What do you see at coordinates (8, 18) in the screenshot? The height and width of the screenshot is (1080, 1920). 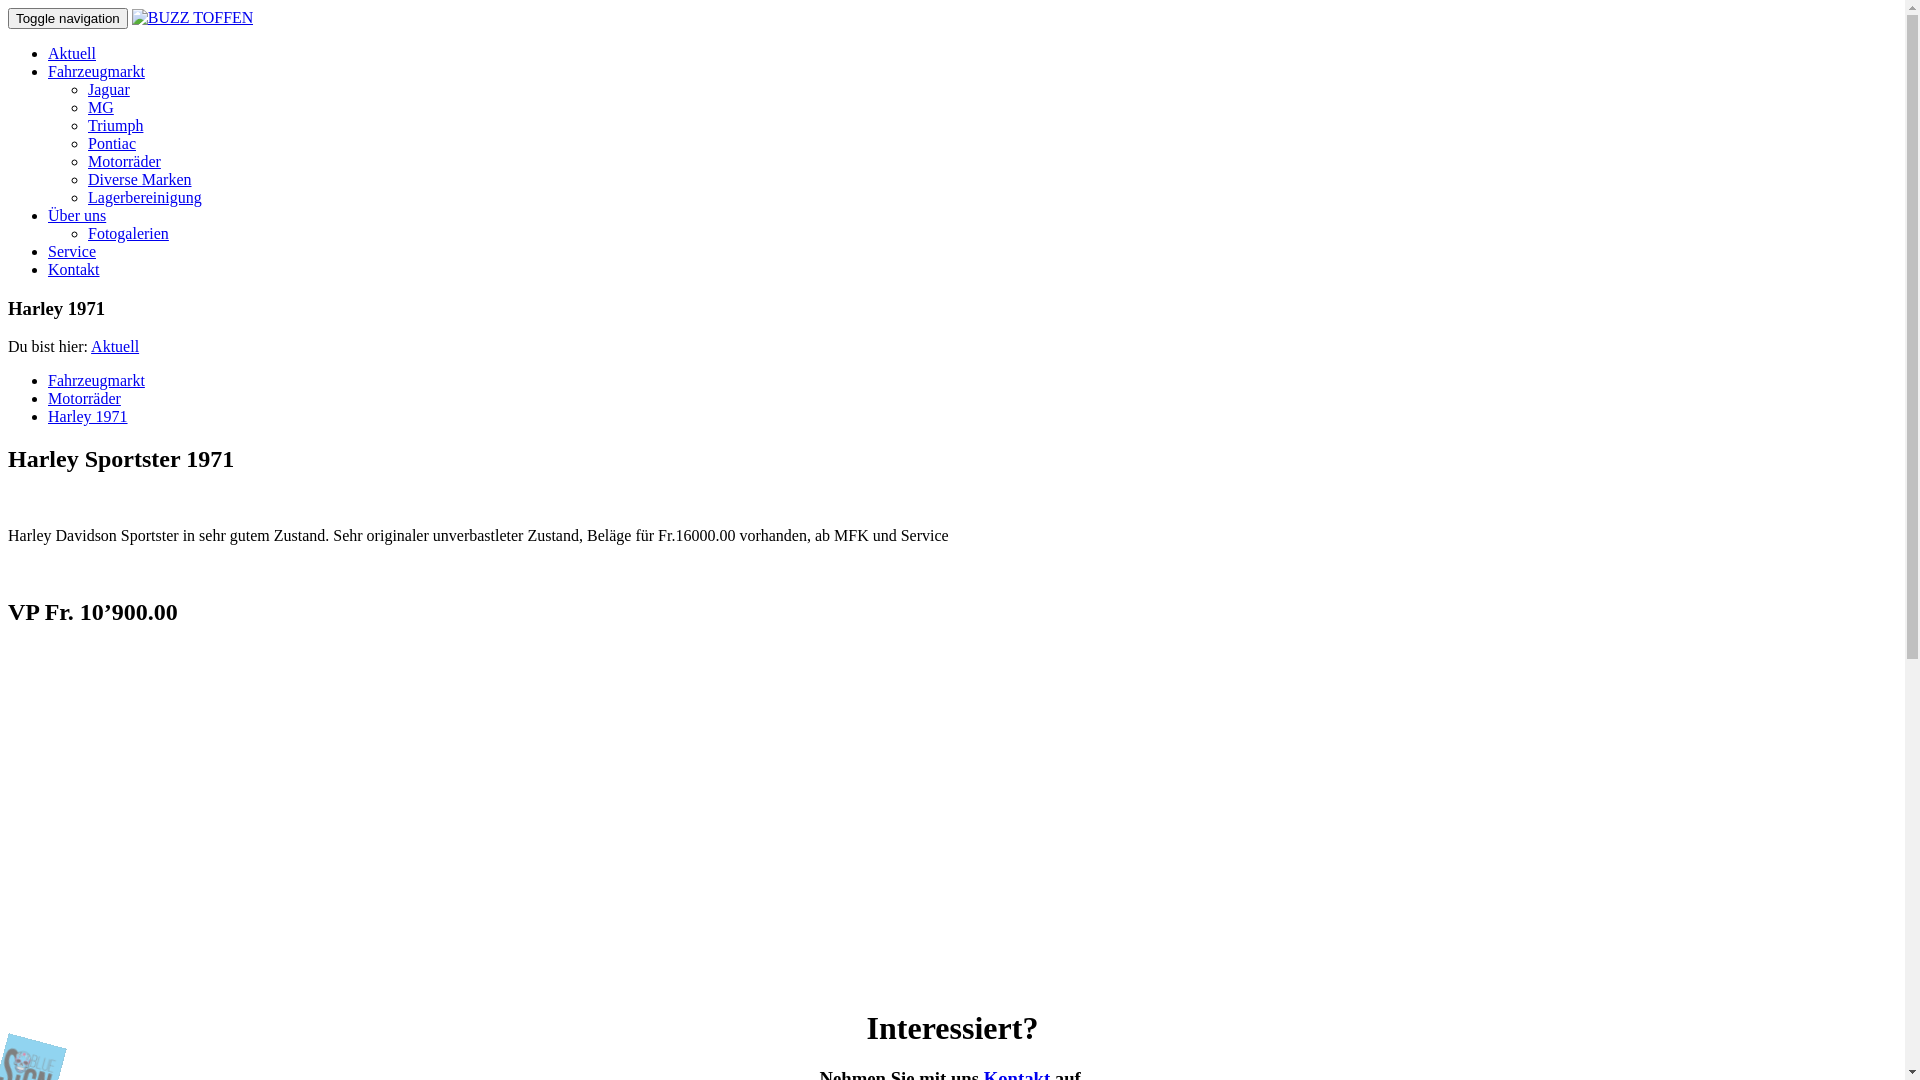 I see `'Toggle navigation'` at bounding box center [8, 18].